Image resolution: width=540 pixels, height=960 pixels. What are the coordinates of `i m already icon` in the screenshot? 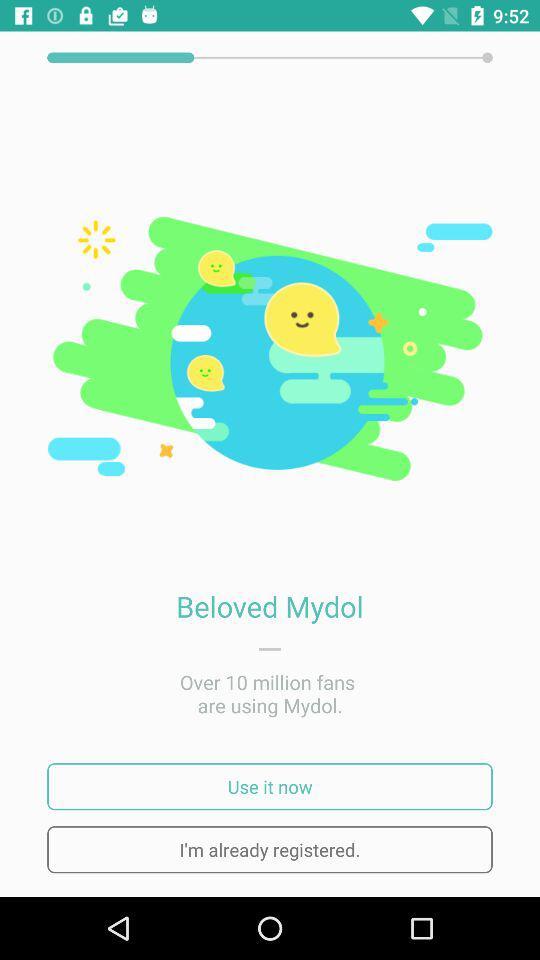 It's located at (270, 848).